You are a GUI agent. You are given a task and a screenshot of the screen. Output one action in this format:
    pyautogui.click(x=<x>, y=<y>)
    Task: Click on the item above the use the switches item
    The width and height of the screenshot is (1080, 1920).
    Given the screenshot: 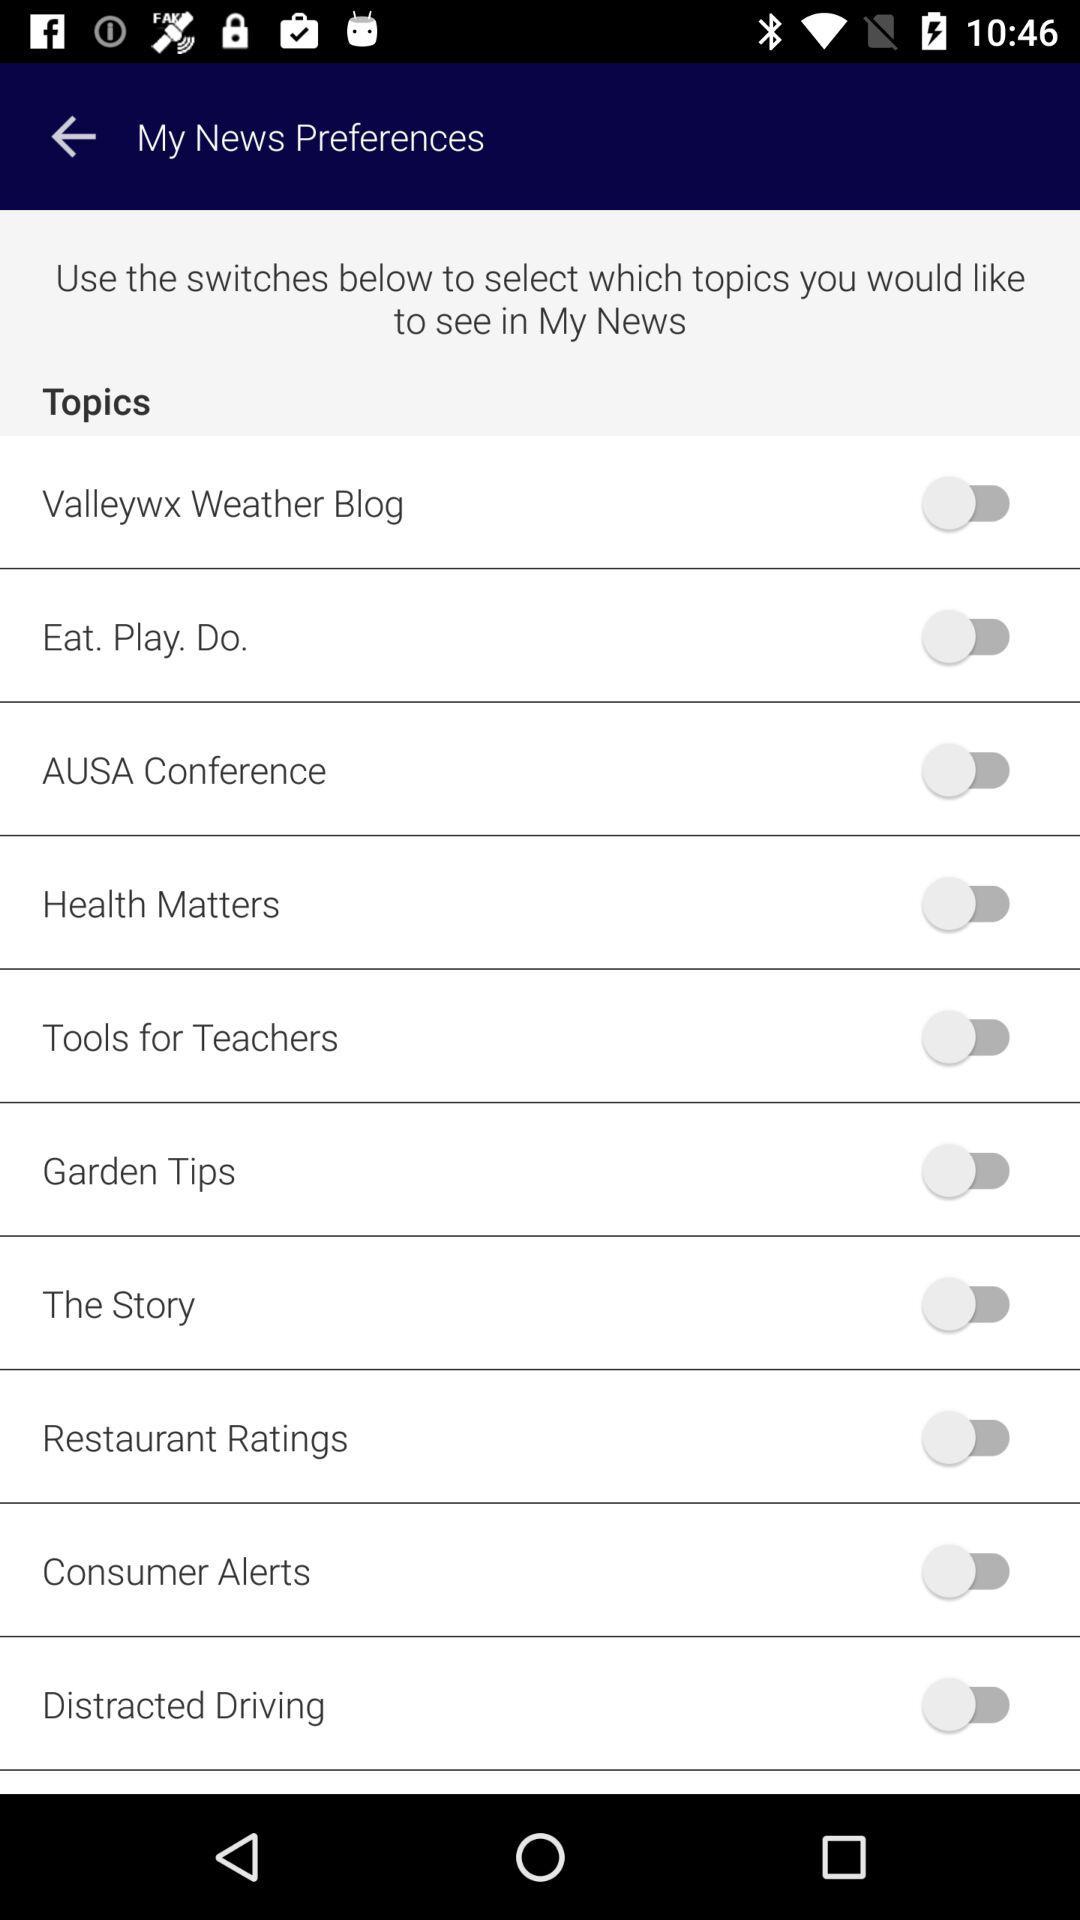 What is the action you would take?
    pyautogui.click(x=72, y=135)
    